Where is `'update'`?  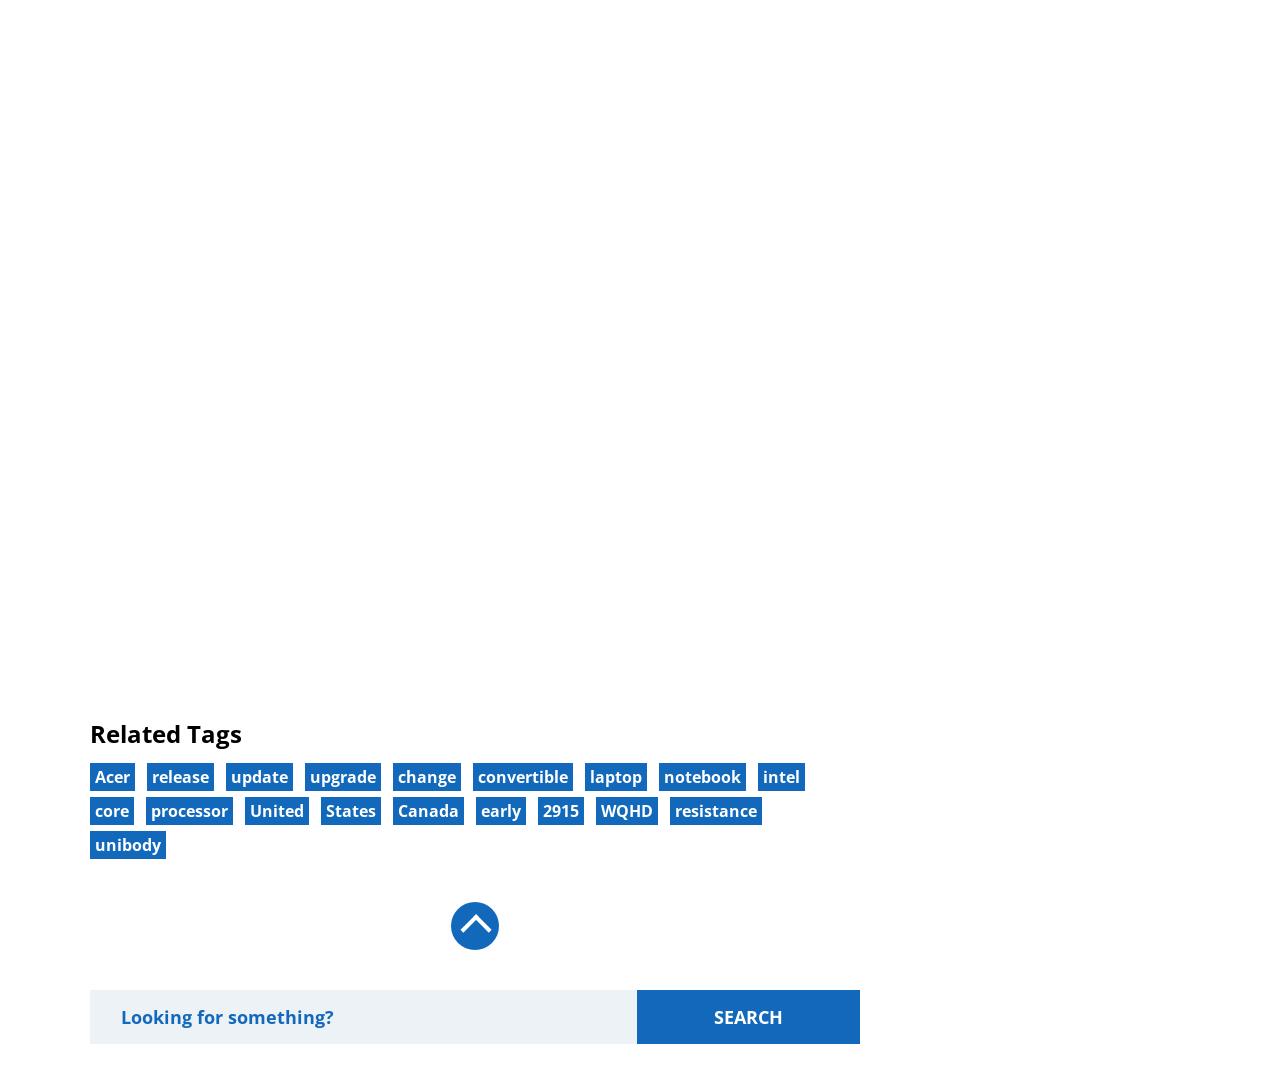
'update' is located at coordinates (258, 775).